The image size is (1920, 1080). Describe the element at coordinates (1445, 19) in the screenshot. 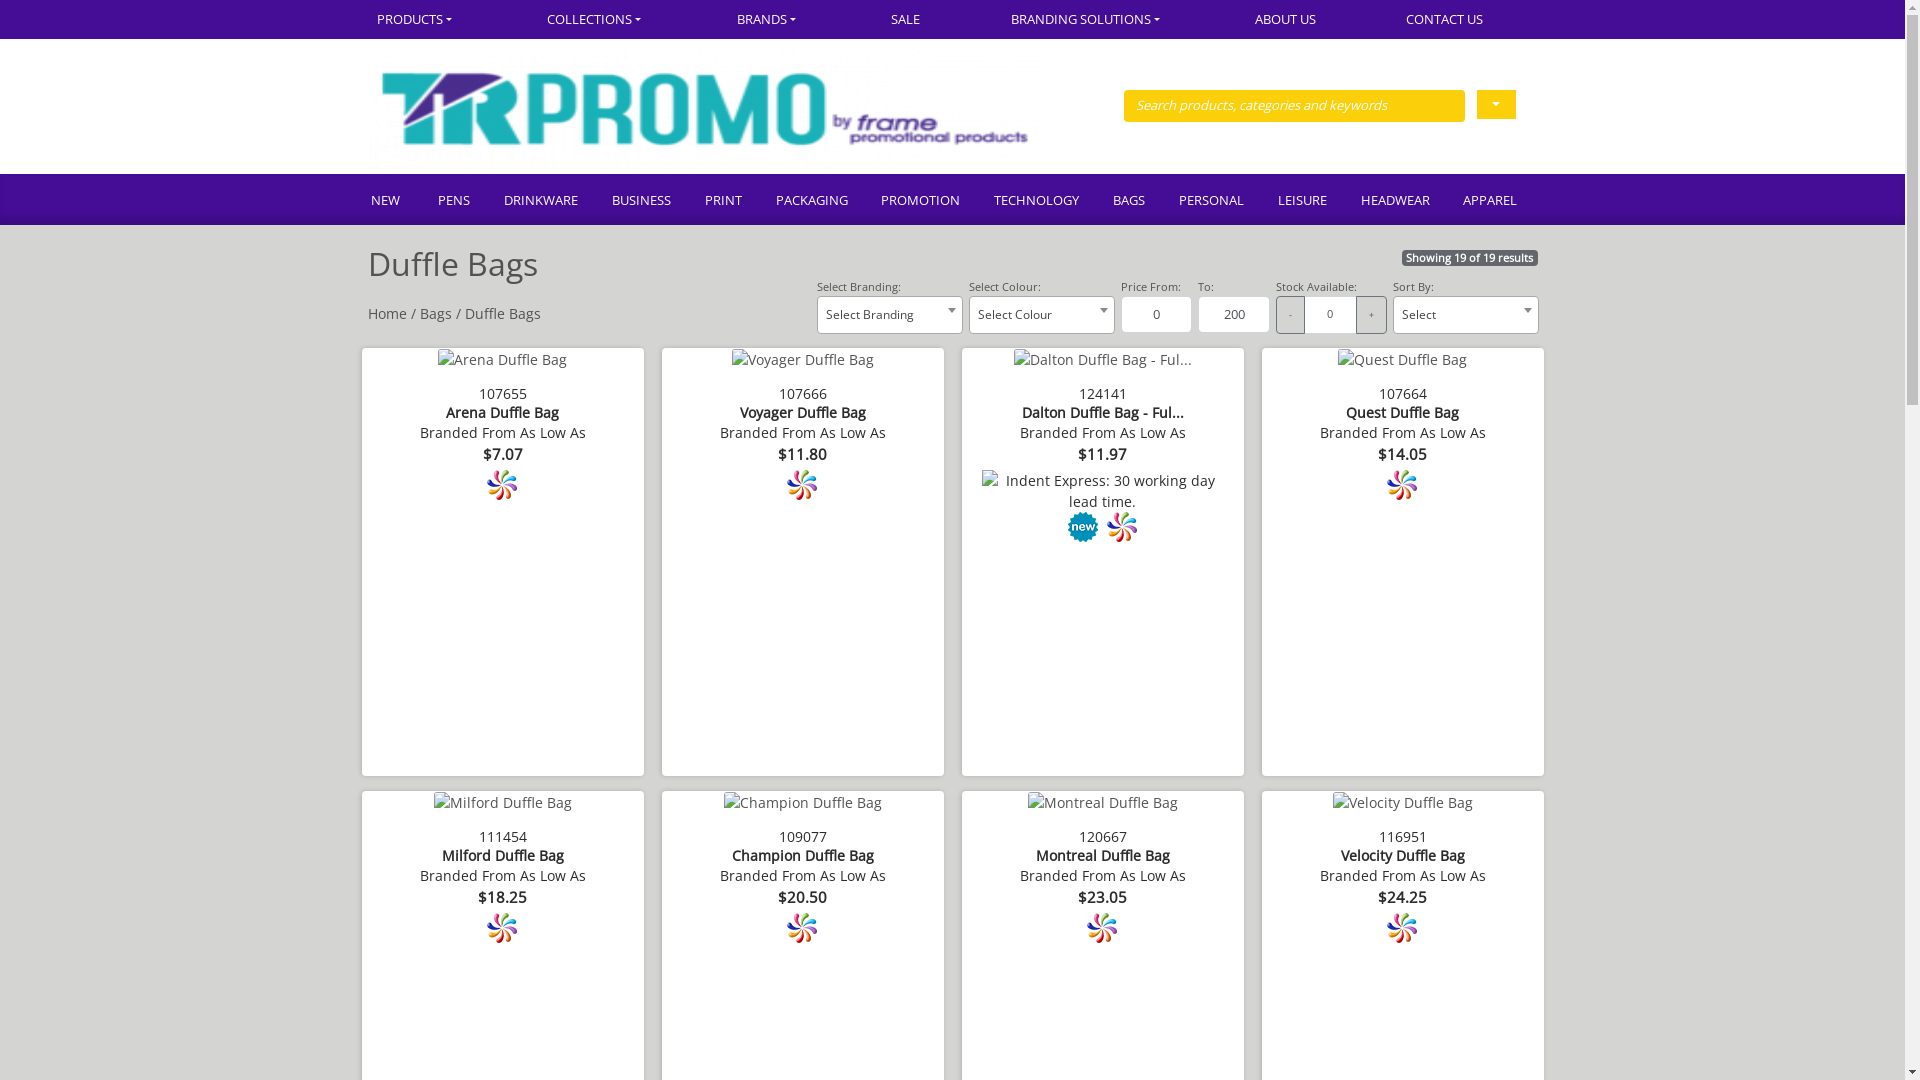

I see `'CONTACT US'` at that location.